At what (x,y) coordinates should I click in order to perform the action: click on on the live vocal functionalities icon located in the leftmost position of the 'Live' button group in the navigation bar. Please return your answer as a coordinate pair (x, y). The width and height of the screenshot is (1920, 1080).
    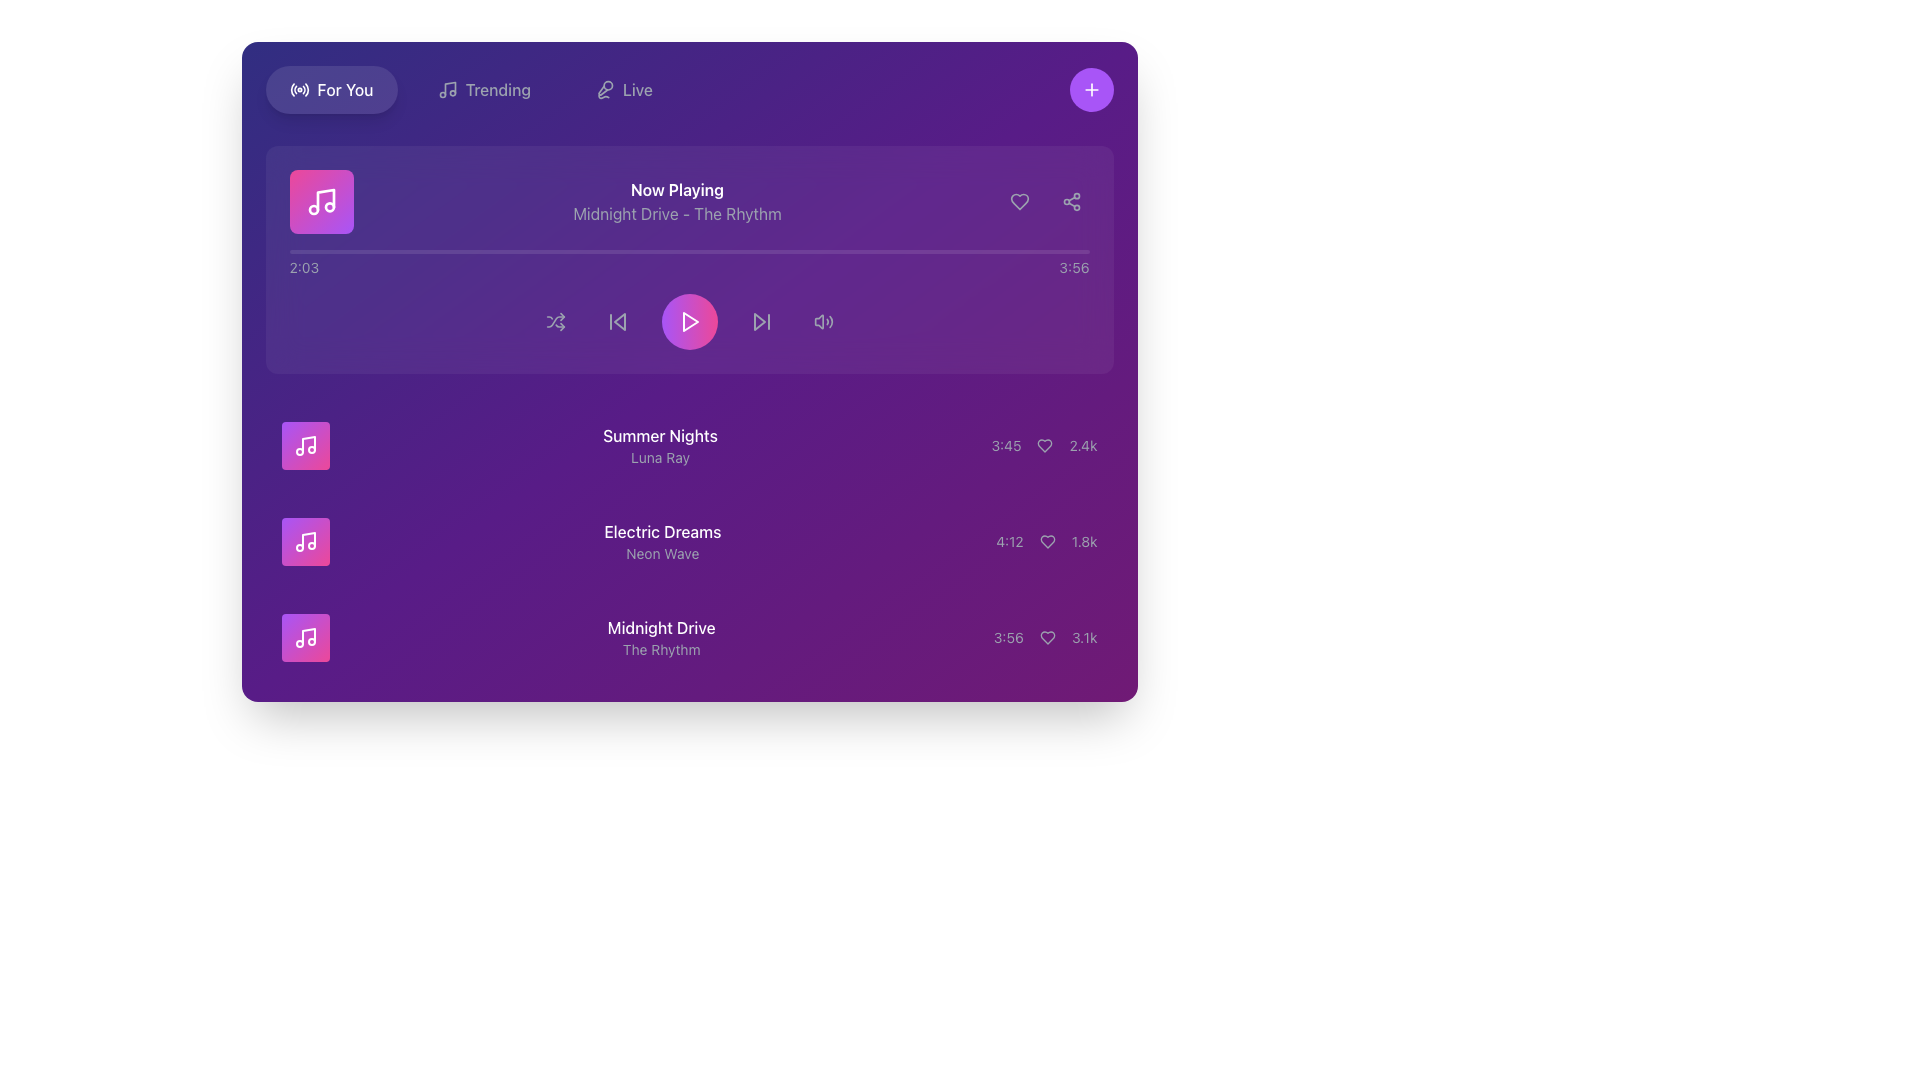
    Looking at the image, I should click on (603, 88).